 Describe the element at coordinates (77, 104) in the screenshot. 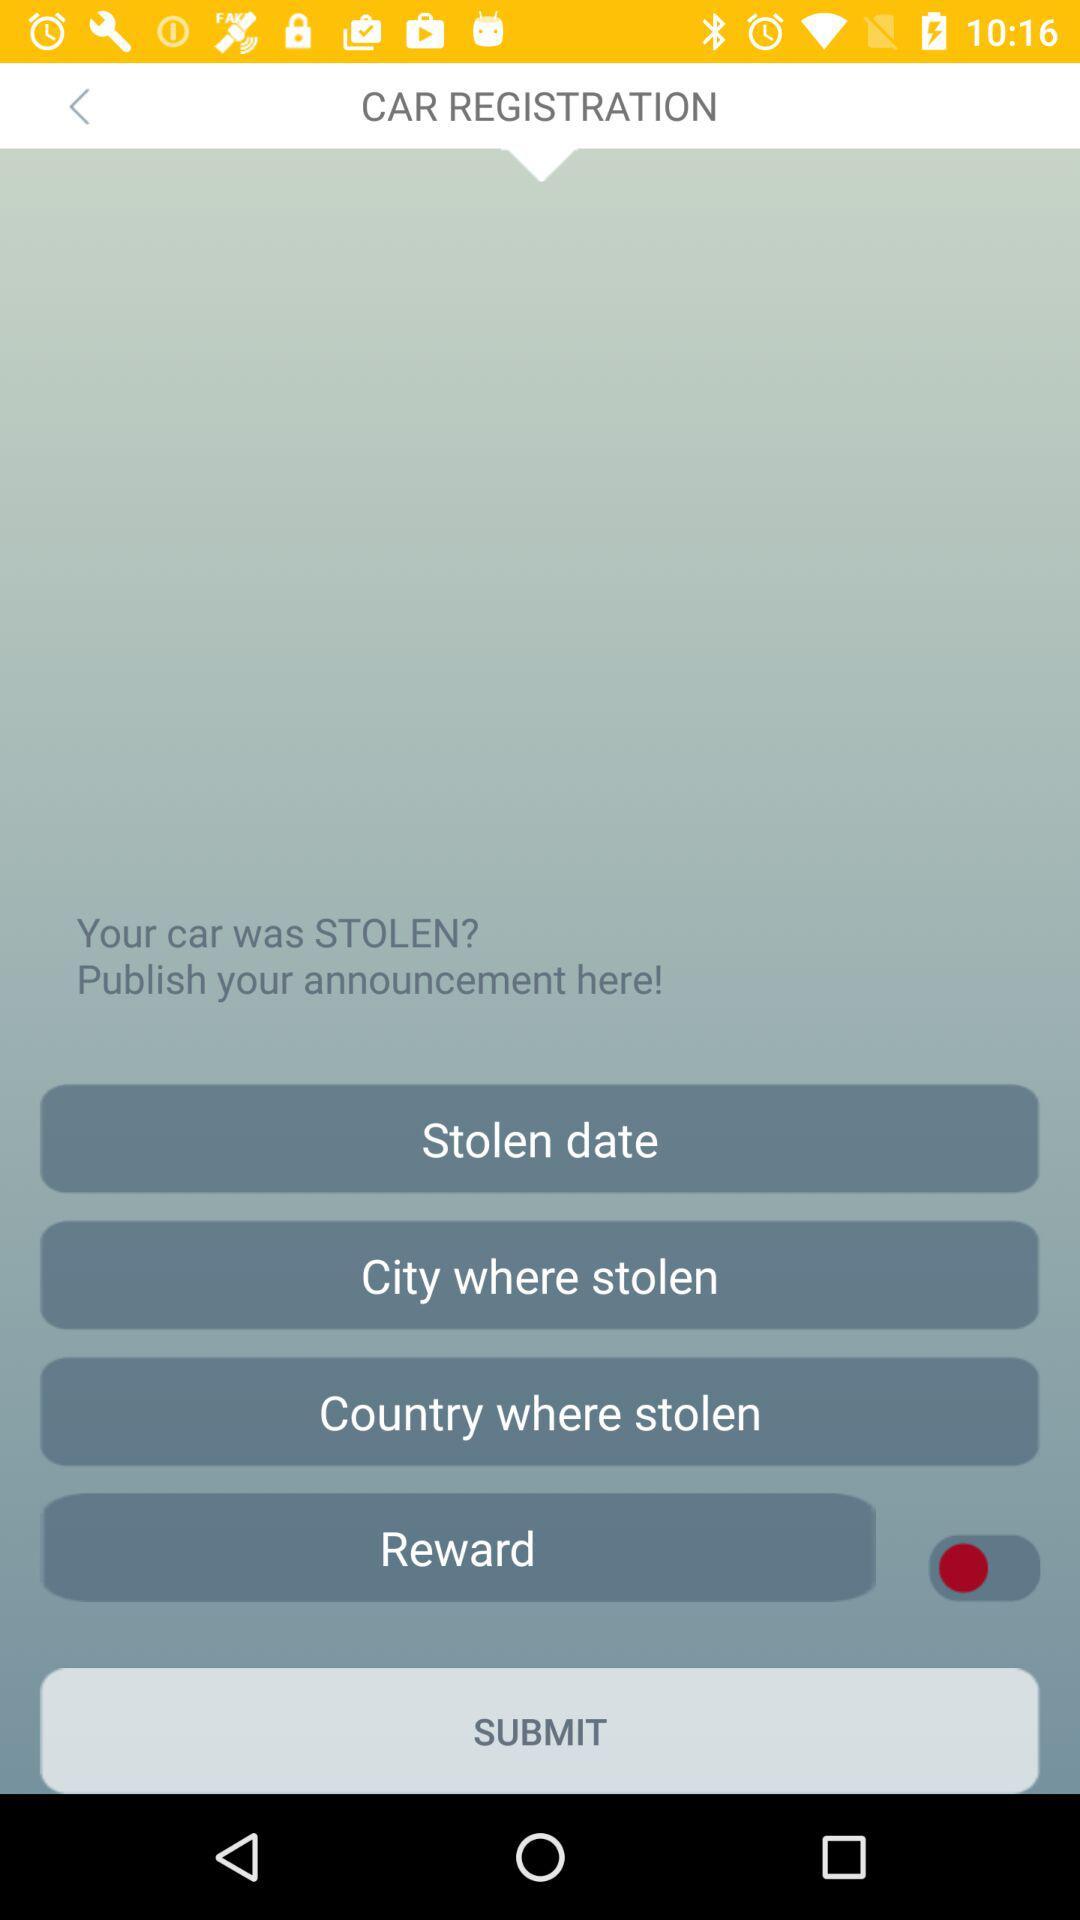

I see `icon above your car was app` at that location.